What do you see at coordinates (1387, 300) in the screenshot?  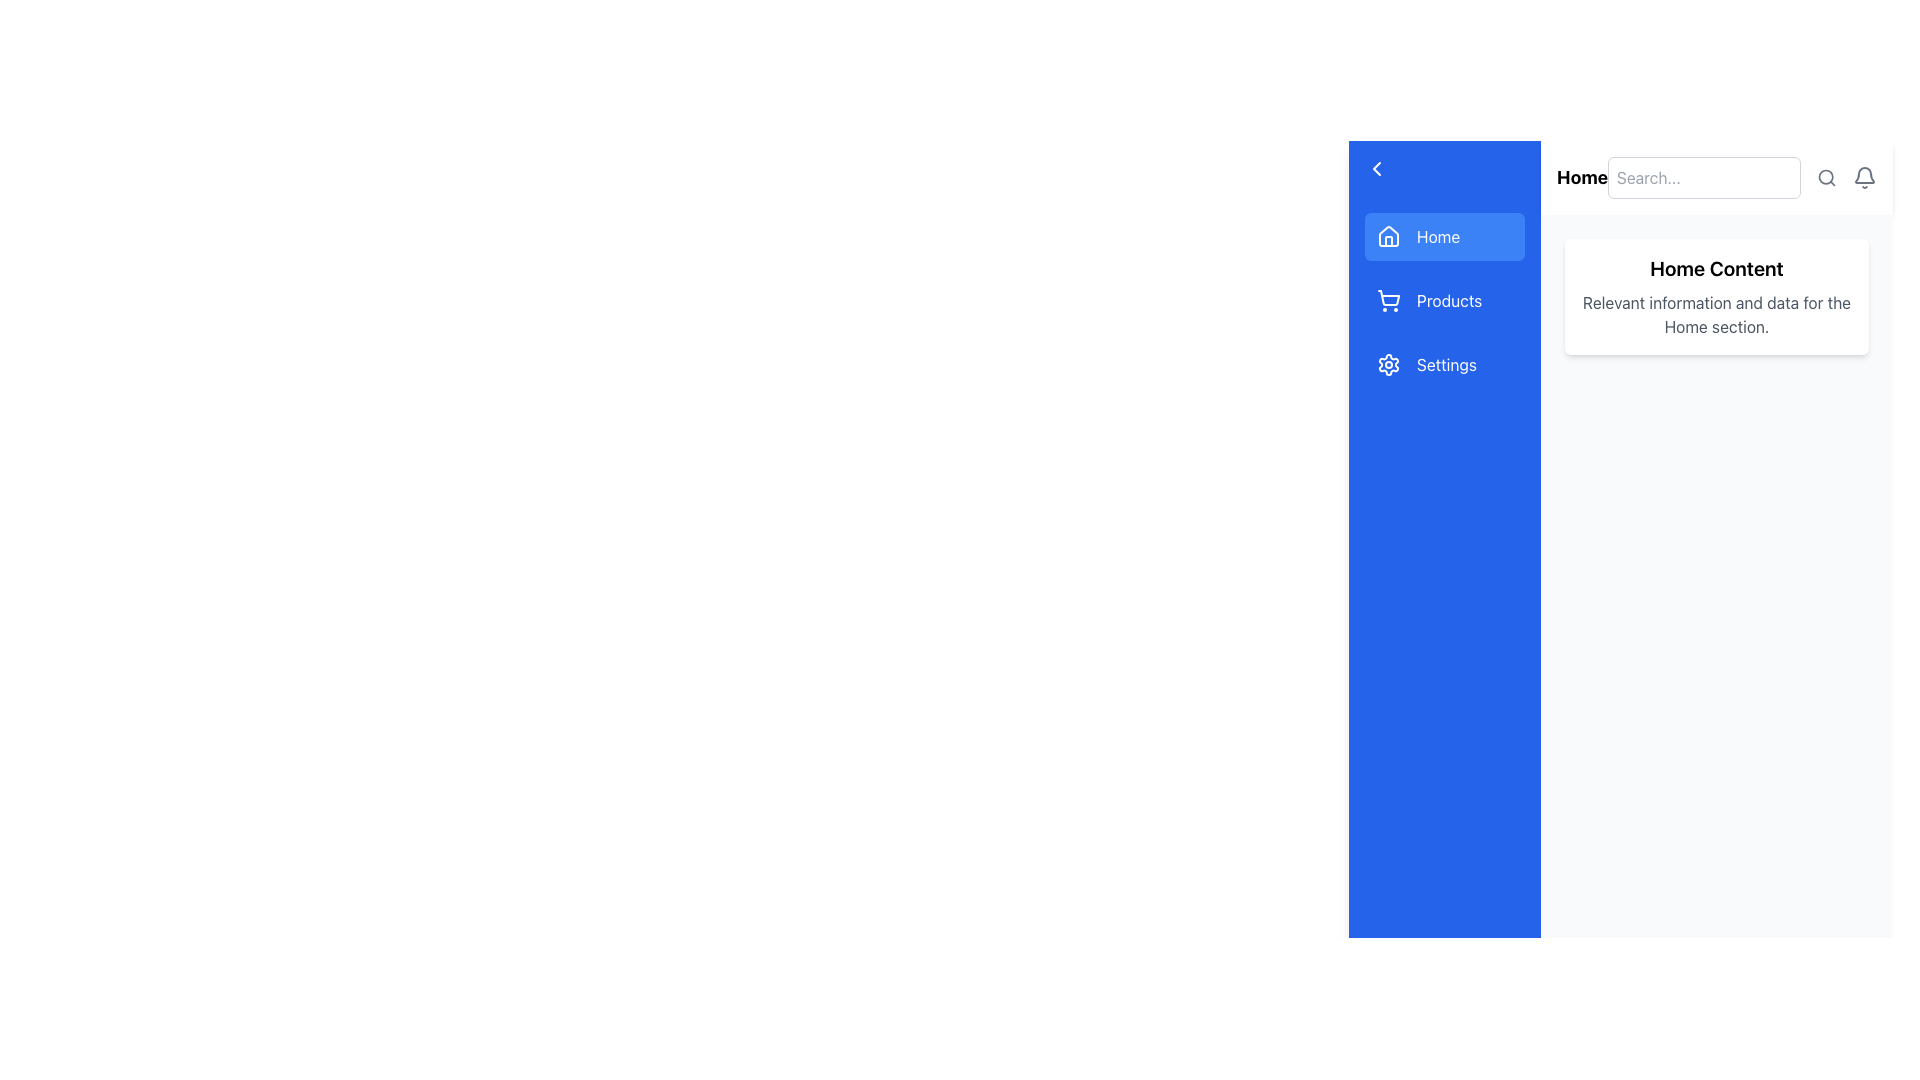 I see `the appearance of the shopping cart icon located next to the 'Products' text in the interface` at bounding box center [1387, 300].